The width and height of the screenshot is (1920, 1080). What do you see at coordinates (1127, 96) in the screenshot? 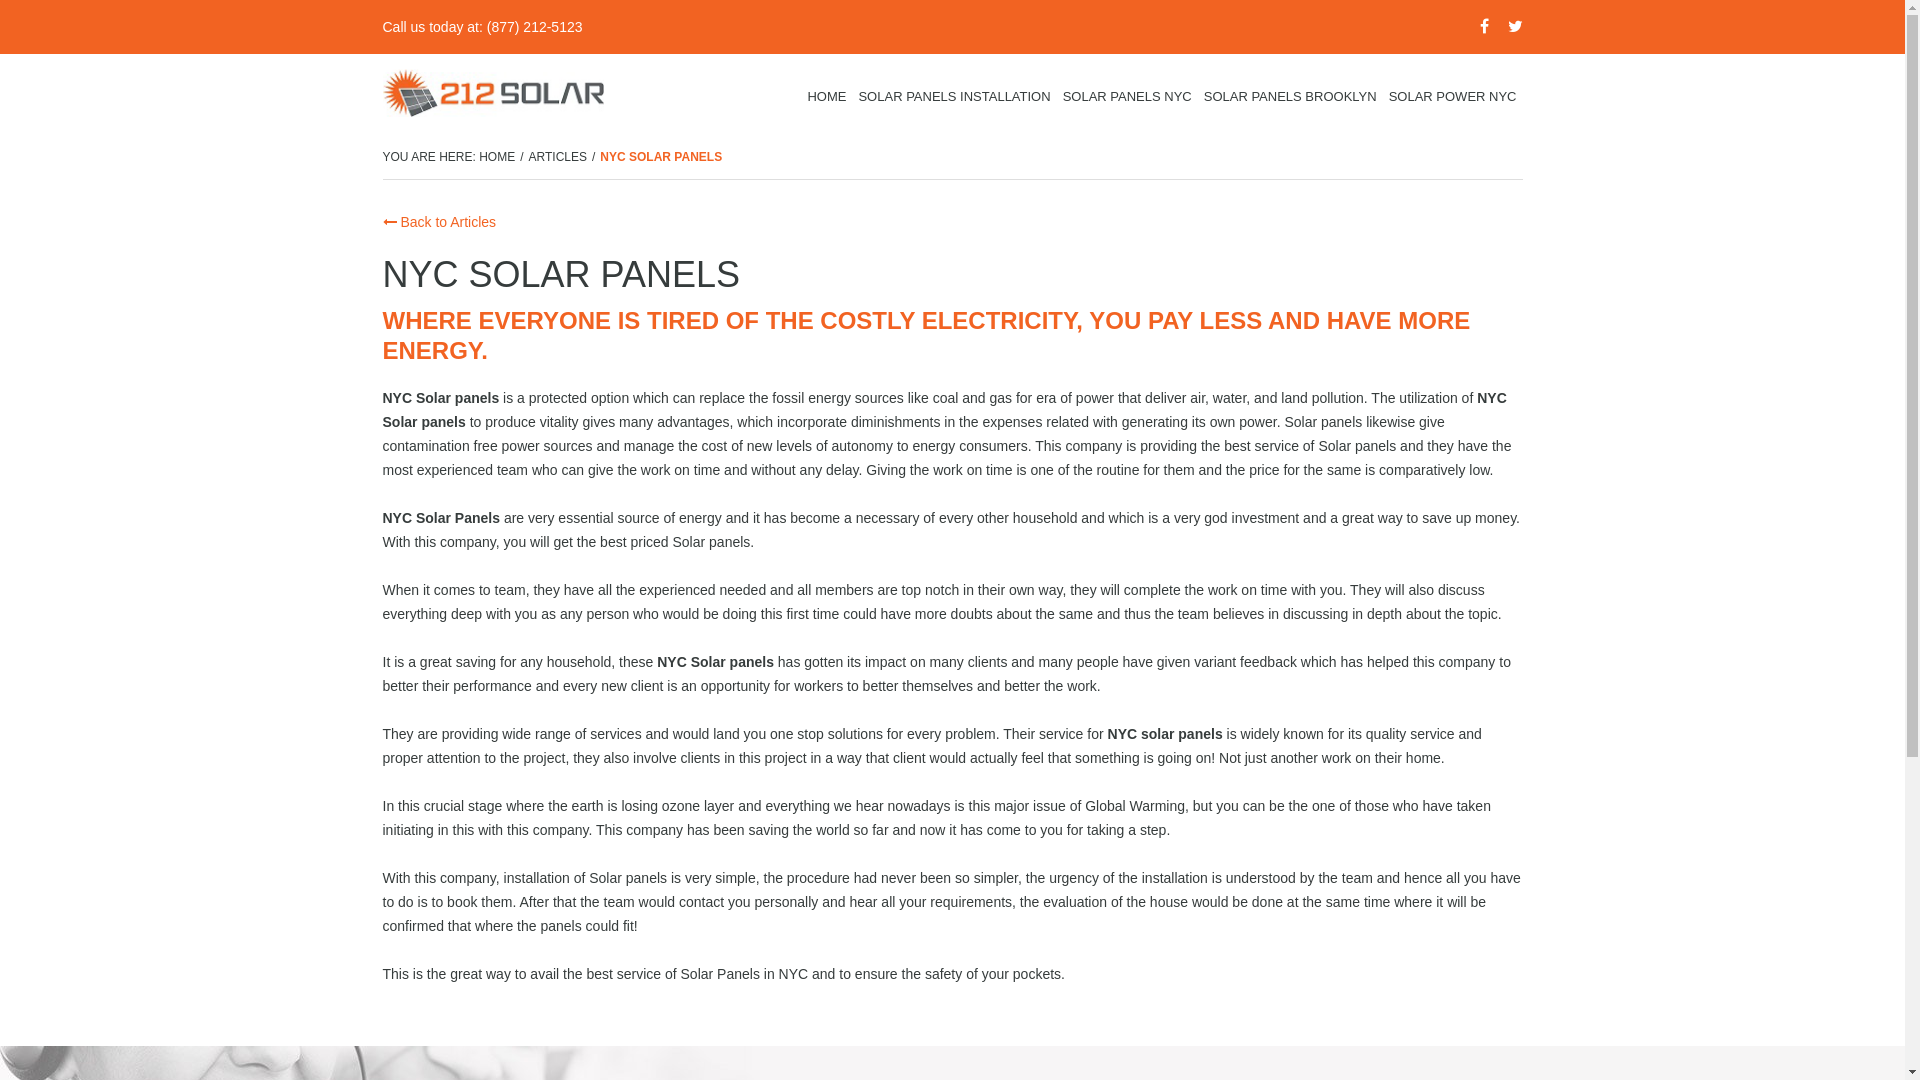
I see `'SOLAR PANELS NYC'` at bounding box center [1127, 96].